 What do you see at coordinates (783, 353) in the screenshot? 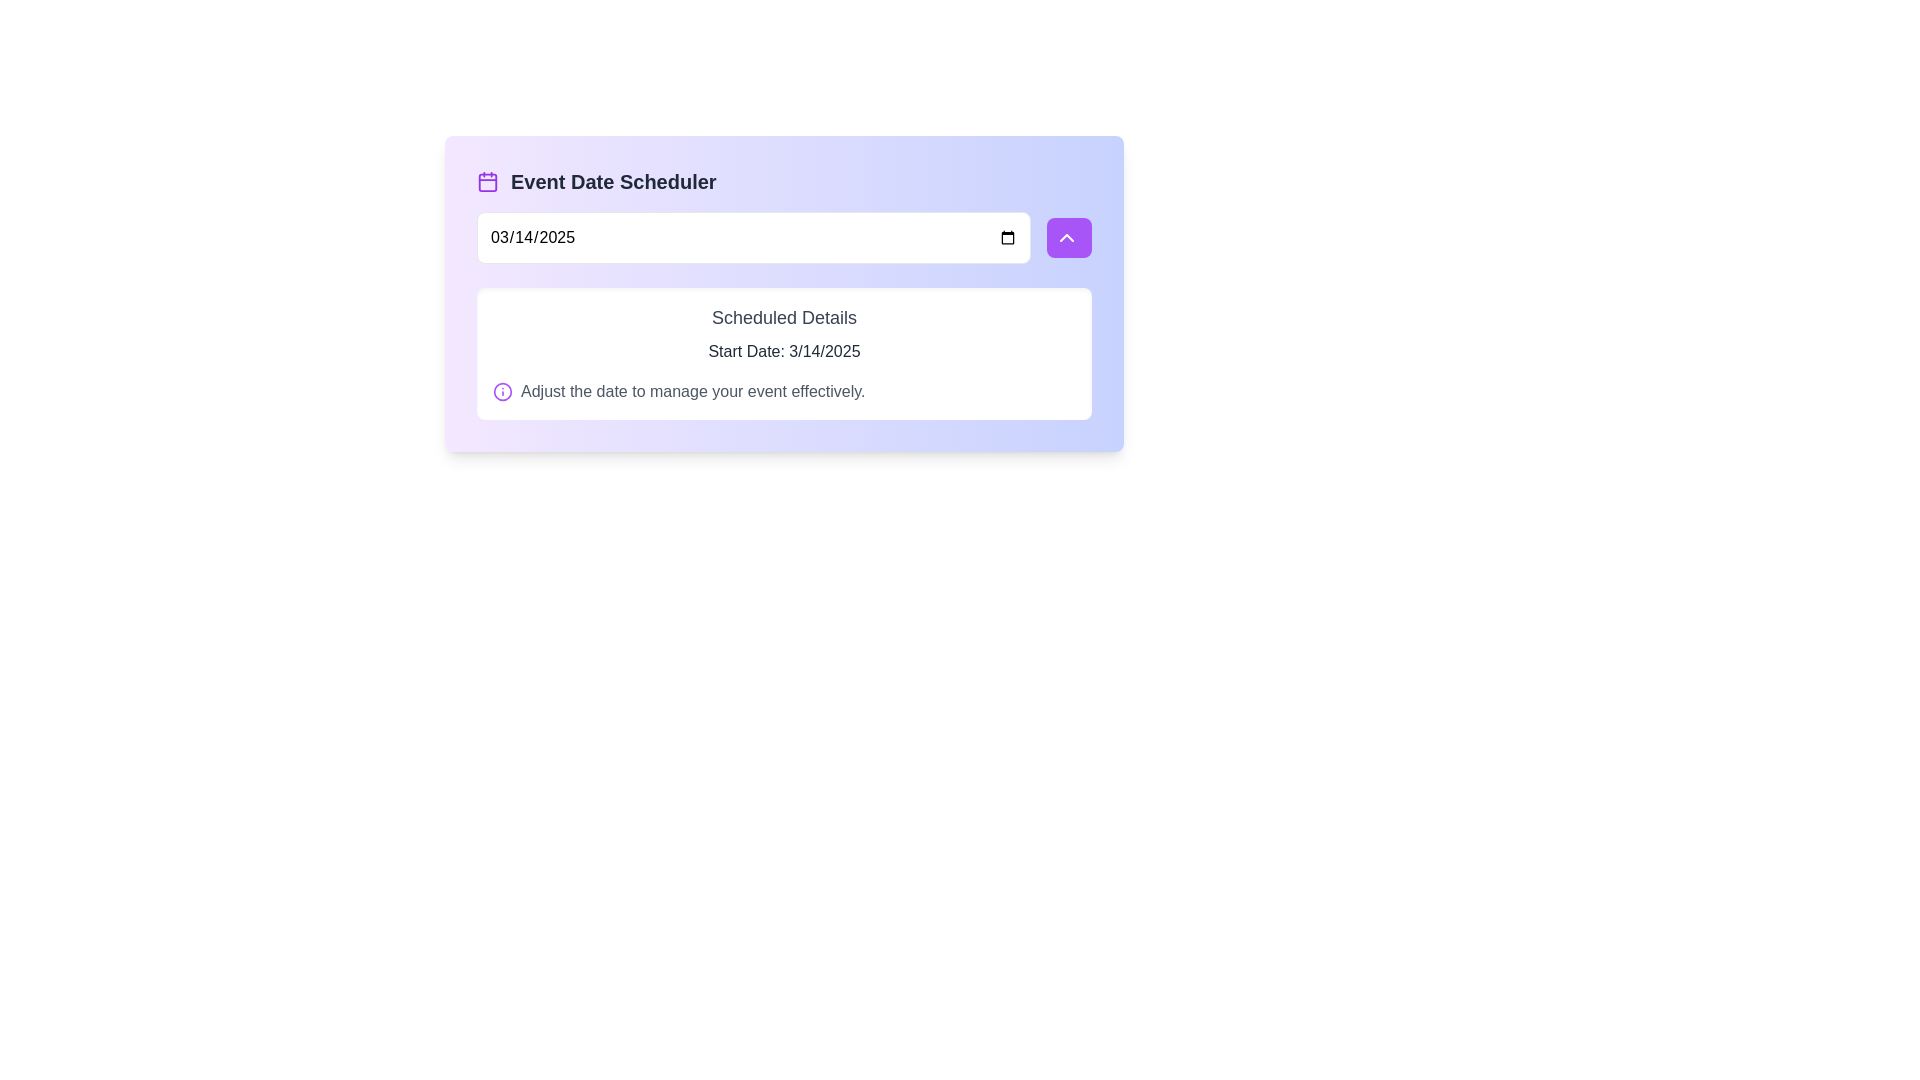
I see `the Informational text box displaying 'Scheduled Details' with a white background, located below the date input field within a card that has a gradient purple-to-indigo background` at bounding box center [783, 353].